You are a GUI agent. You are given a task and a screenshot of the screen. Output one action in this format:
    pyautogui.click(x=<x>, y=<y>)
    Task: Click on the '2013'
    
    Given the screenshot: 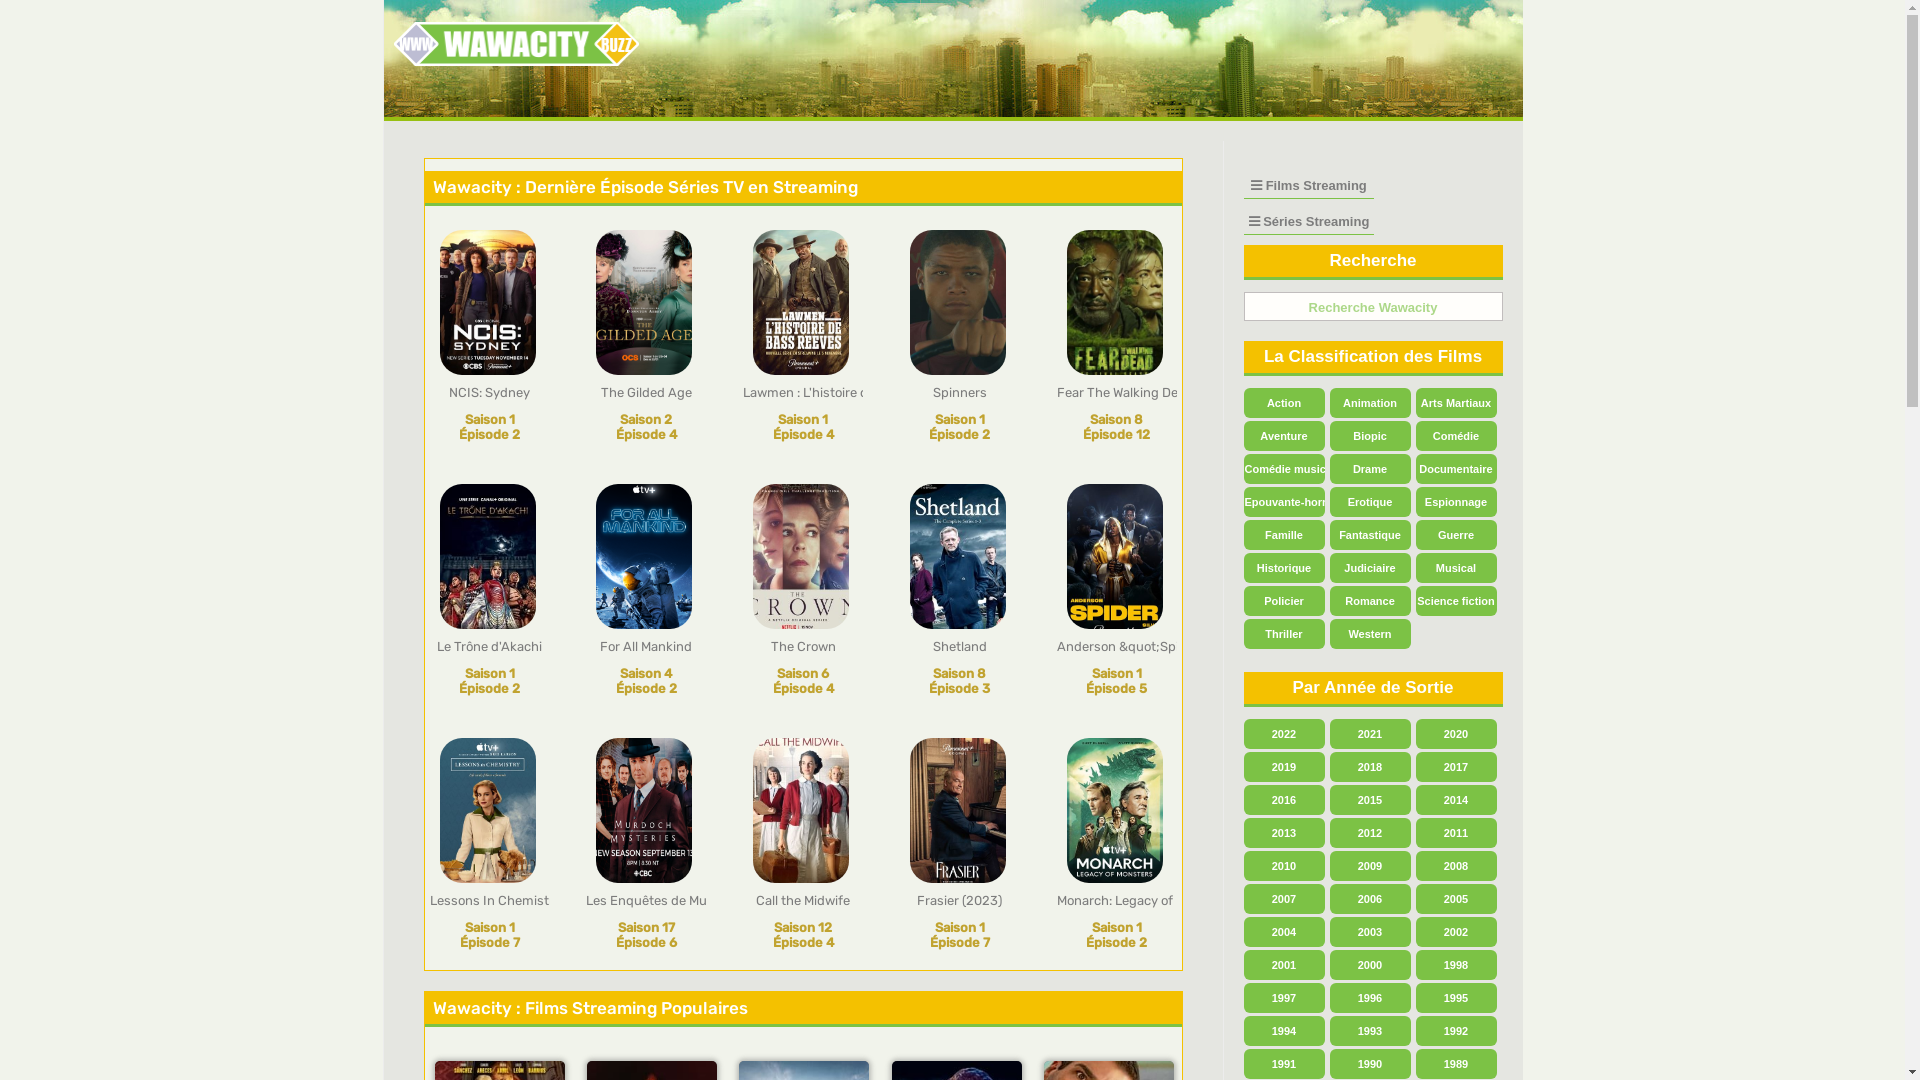 What is the action you would take?
    pyautogui.click(x=1284, y=833)
    